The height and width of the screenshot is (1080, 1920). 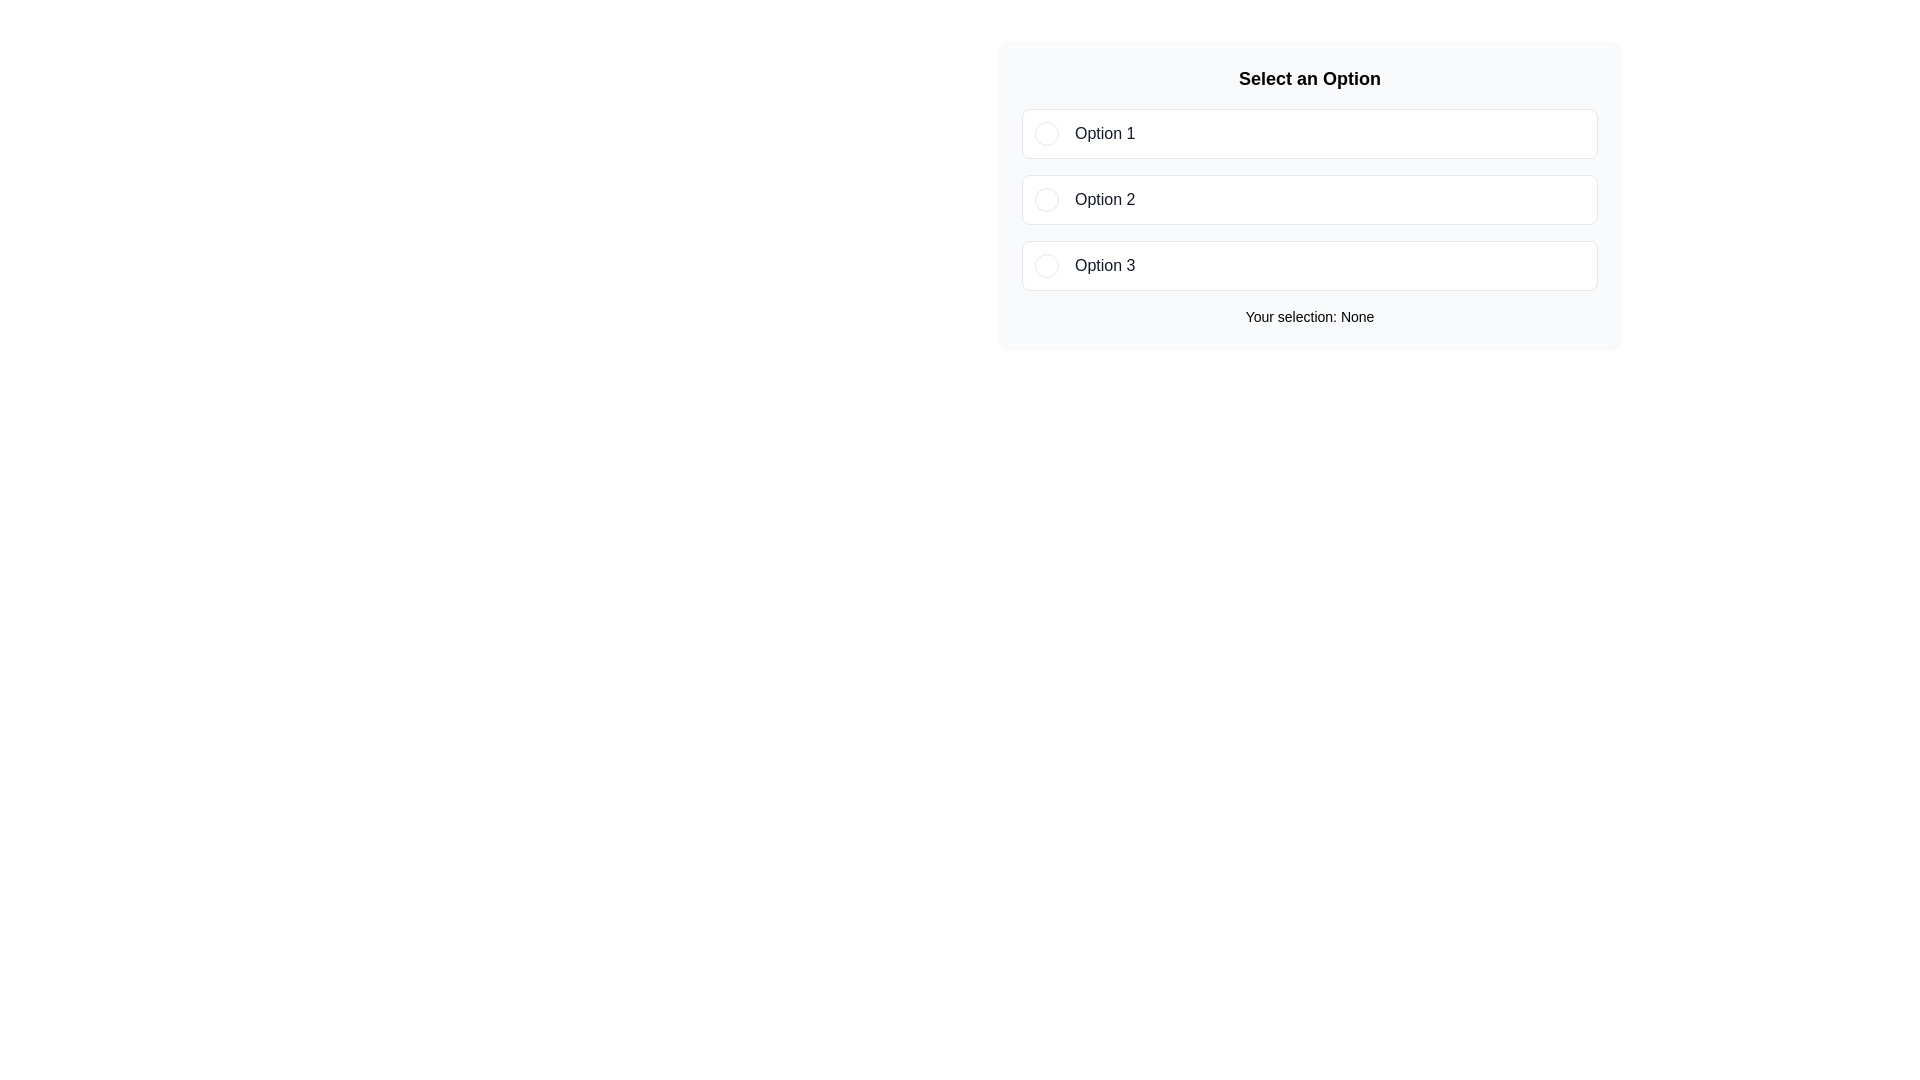 What do you see at coordinates (1310, 265) in the screenshot?
I see `the third List option entry with a radio button for keyboard interaction` at bounding box center [1310, 265].